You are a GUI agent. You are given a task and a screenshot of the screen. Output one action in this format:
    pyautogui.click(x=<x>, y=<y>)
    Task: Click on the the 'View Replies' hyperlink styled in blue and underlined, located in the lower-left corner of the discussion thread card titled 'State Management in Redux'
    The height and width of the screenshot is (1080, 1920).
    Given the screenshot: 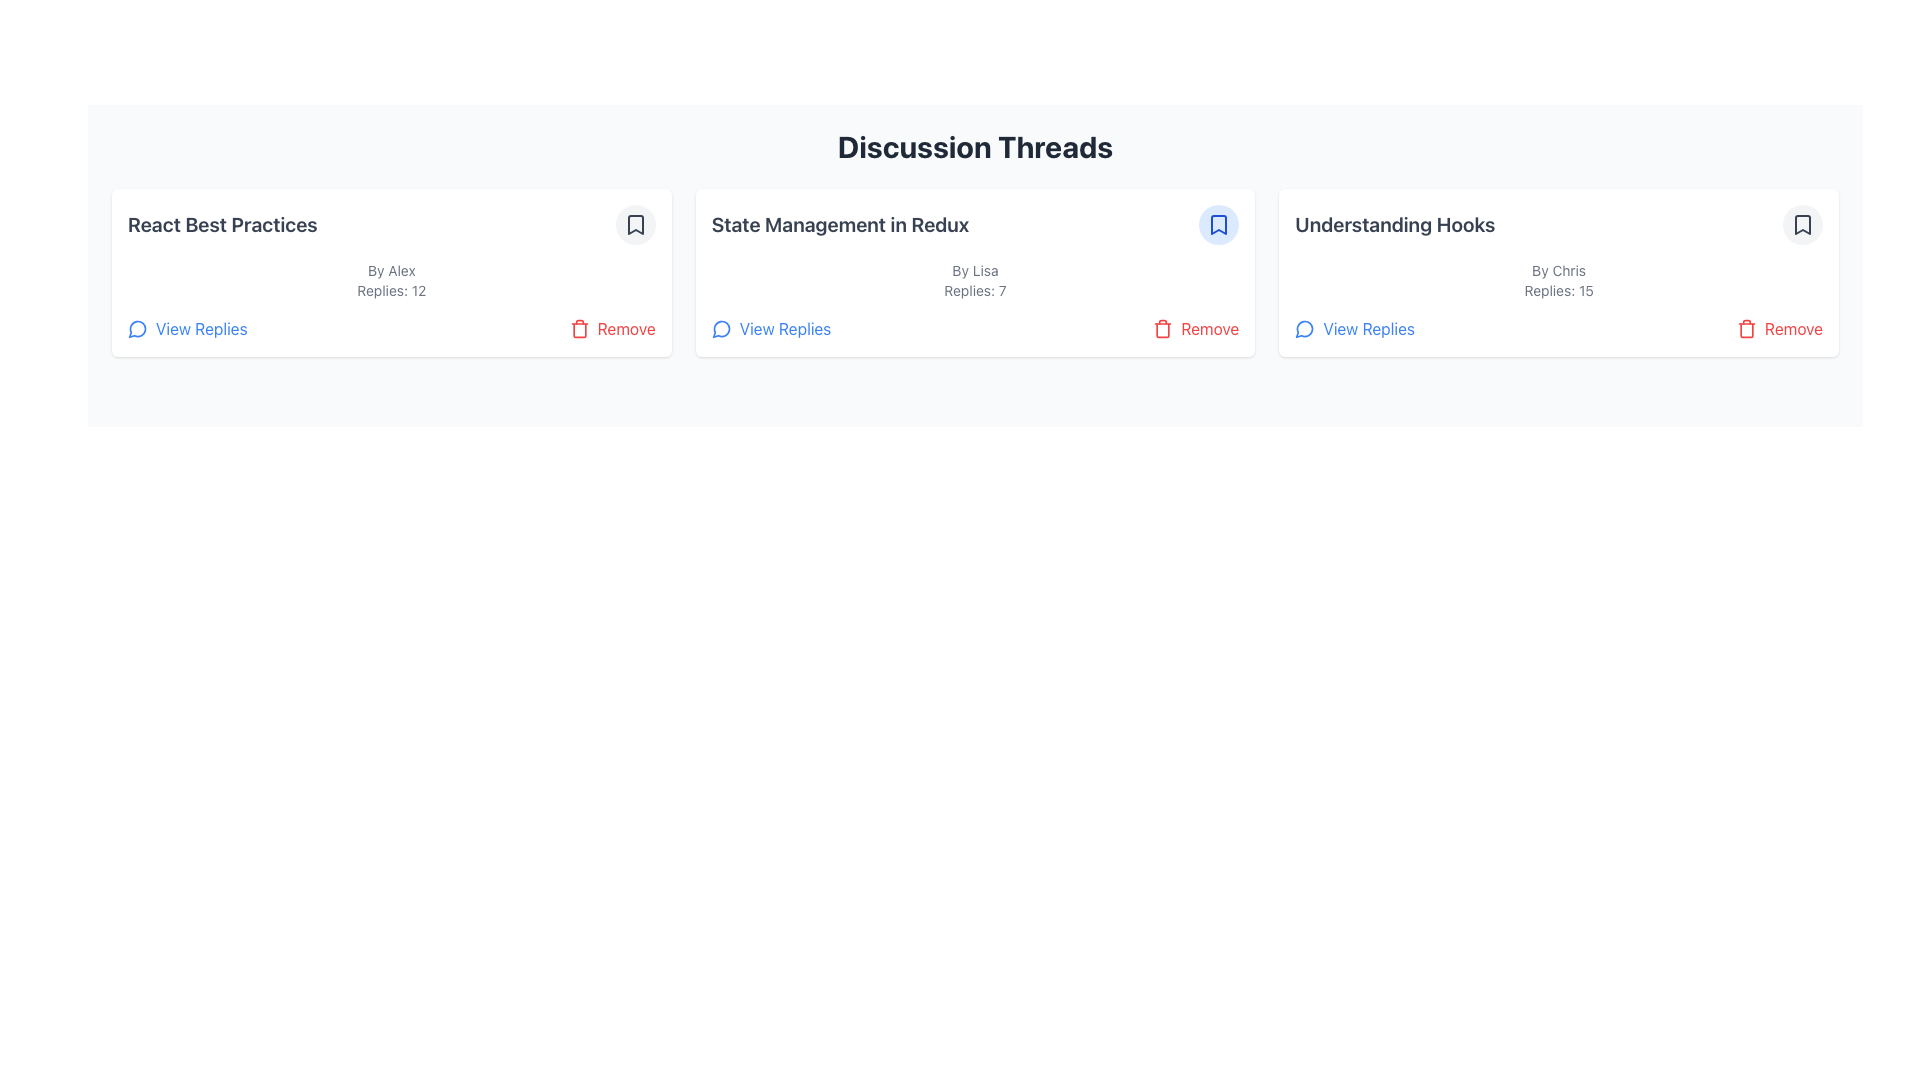 What is the action you would take?
    pyautogui.click(x=784, y=327)
    